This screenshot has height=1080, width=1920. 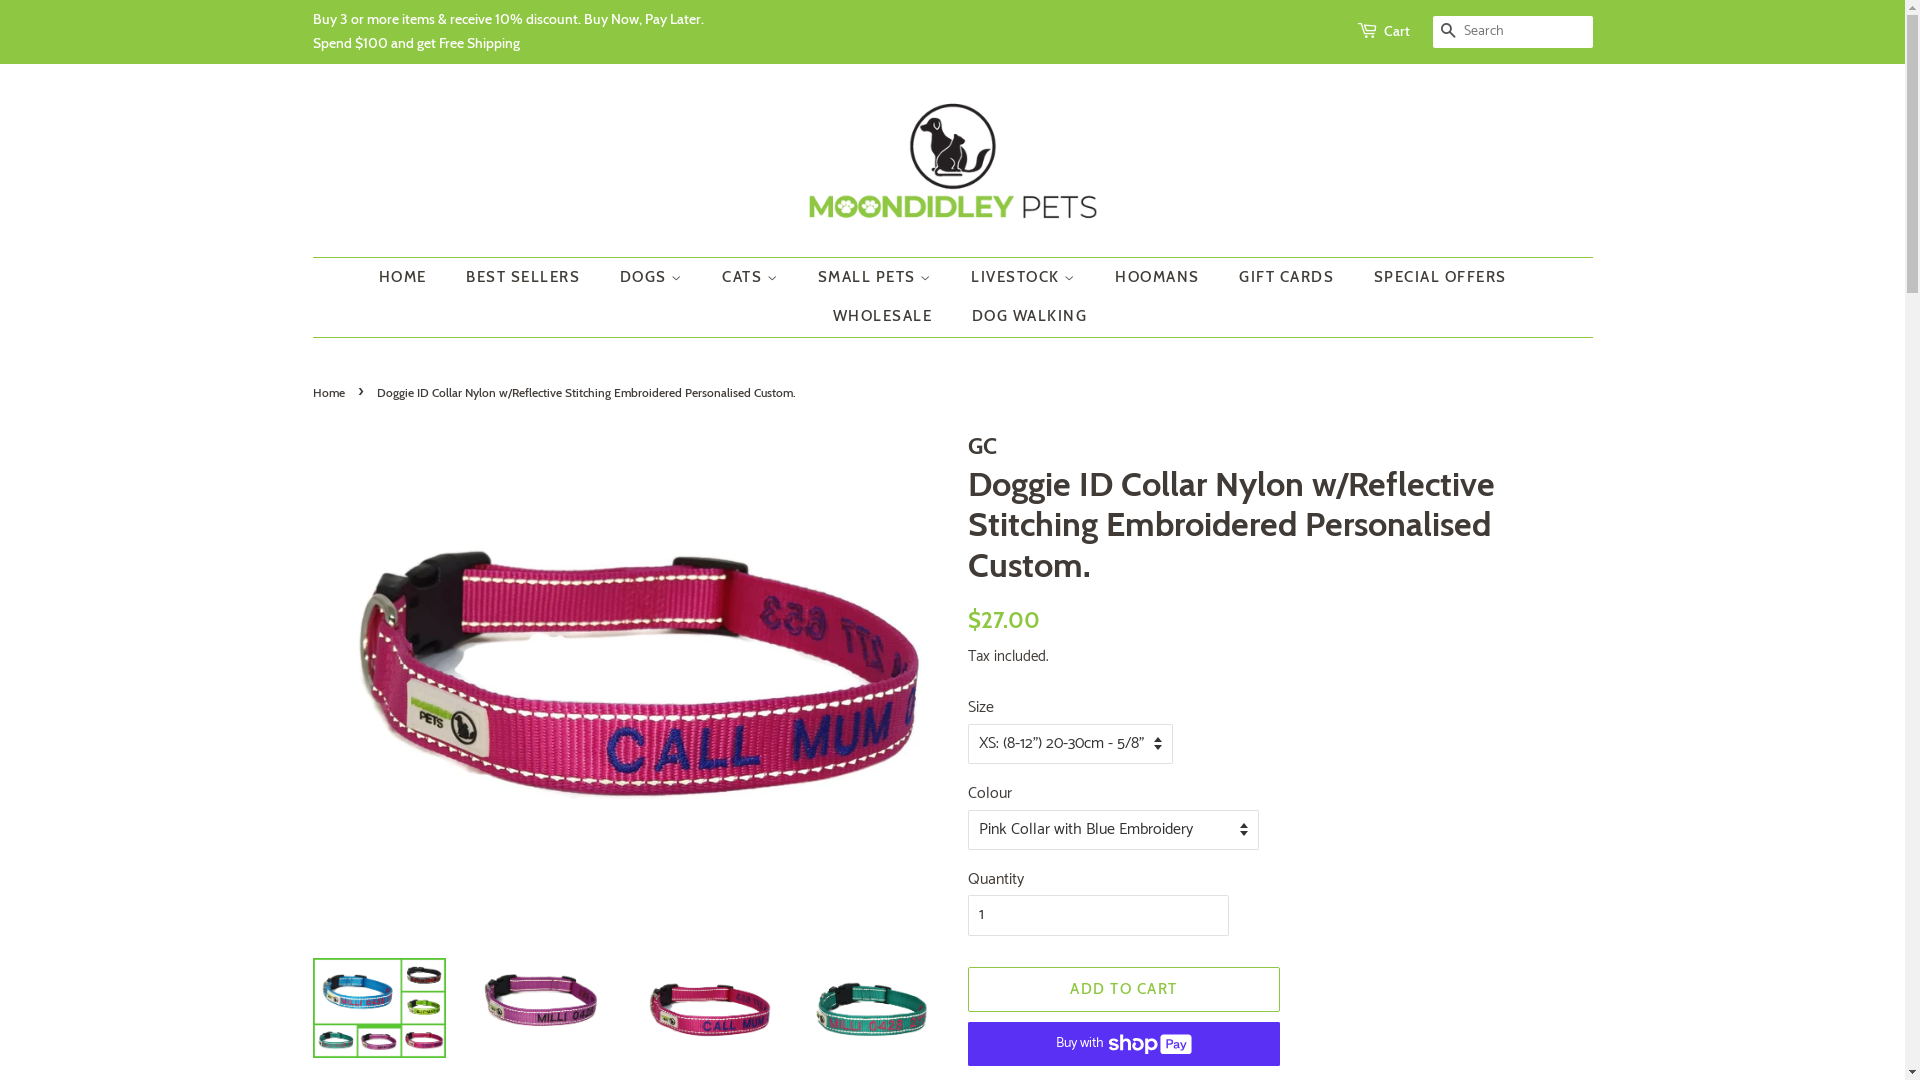 I want to click on 'Home', so click(x=330, y=392).